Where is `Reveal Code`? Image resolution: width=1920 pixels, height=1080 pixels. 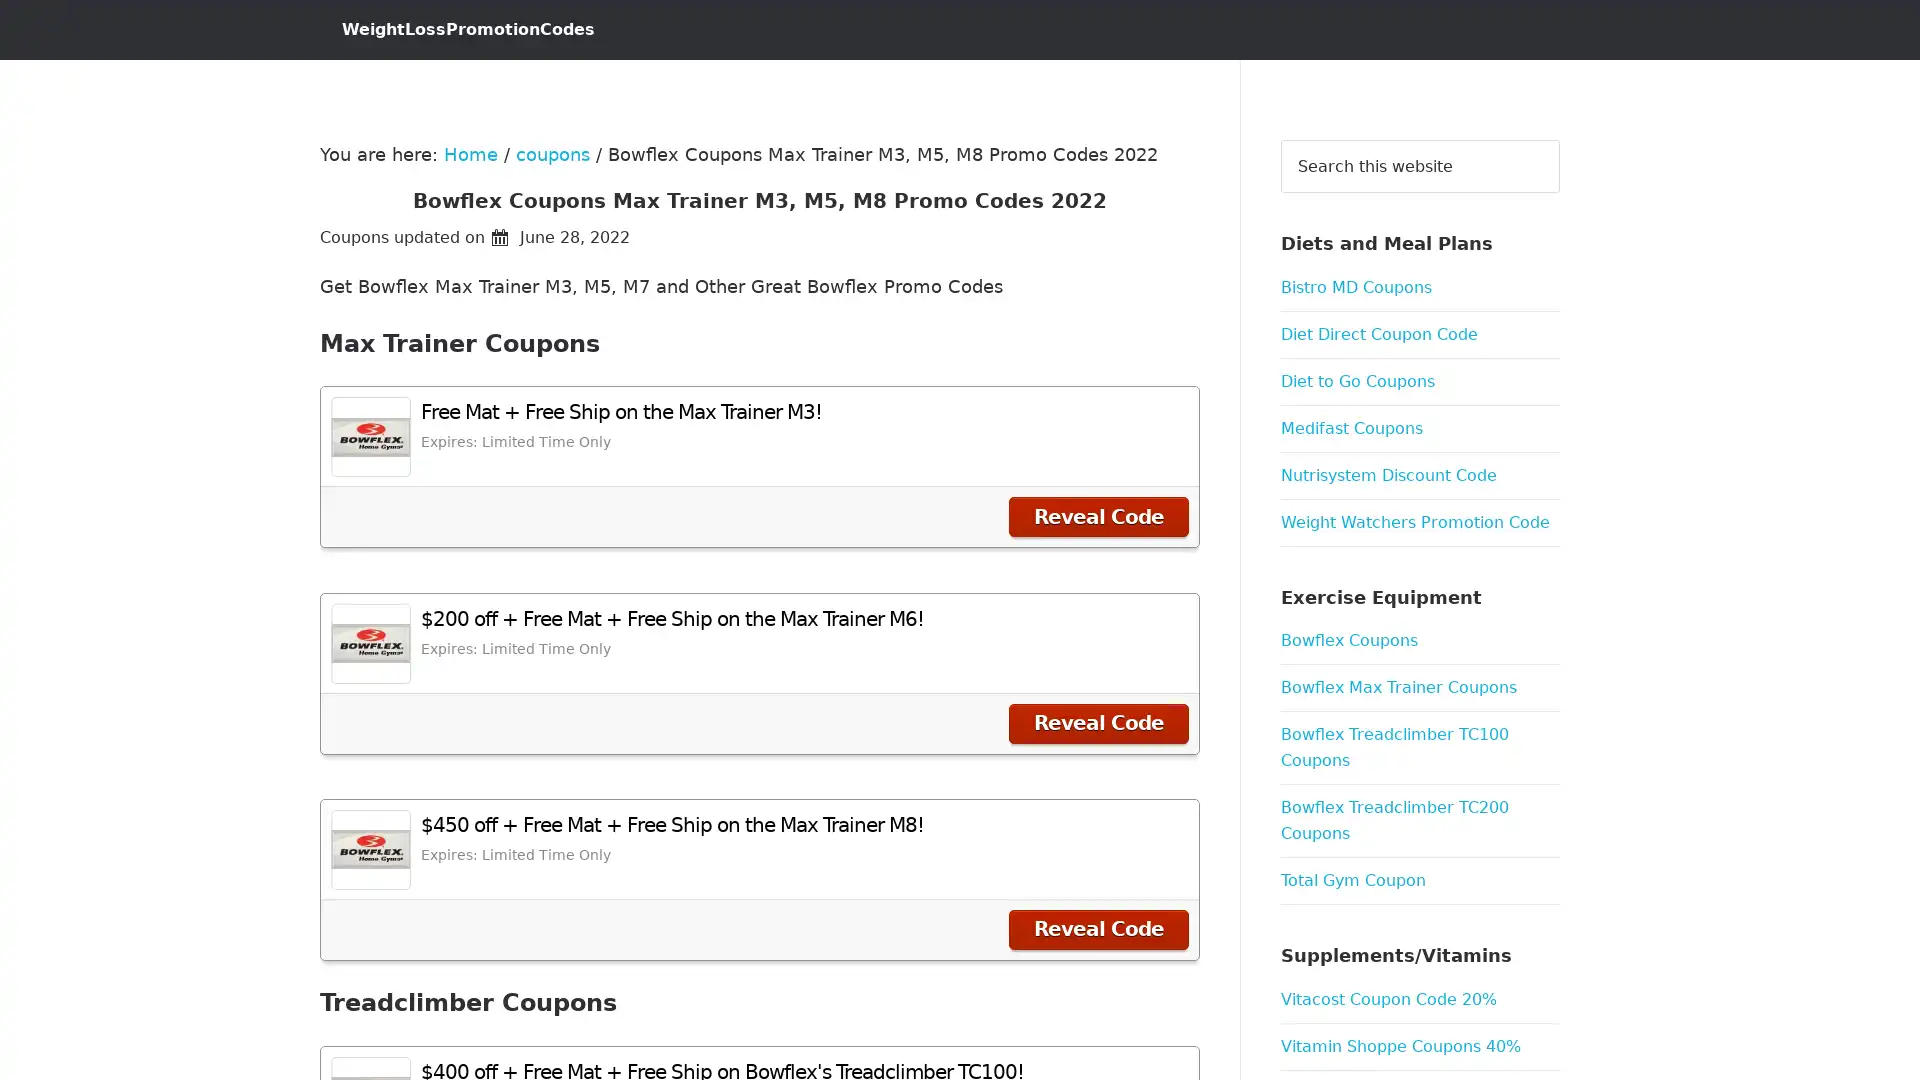 Reveal Code is located at coordinates (1098, 722).